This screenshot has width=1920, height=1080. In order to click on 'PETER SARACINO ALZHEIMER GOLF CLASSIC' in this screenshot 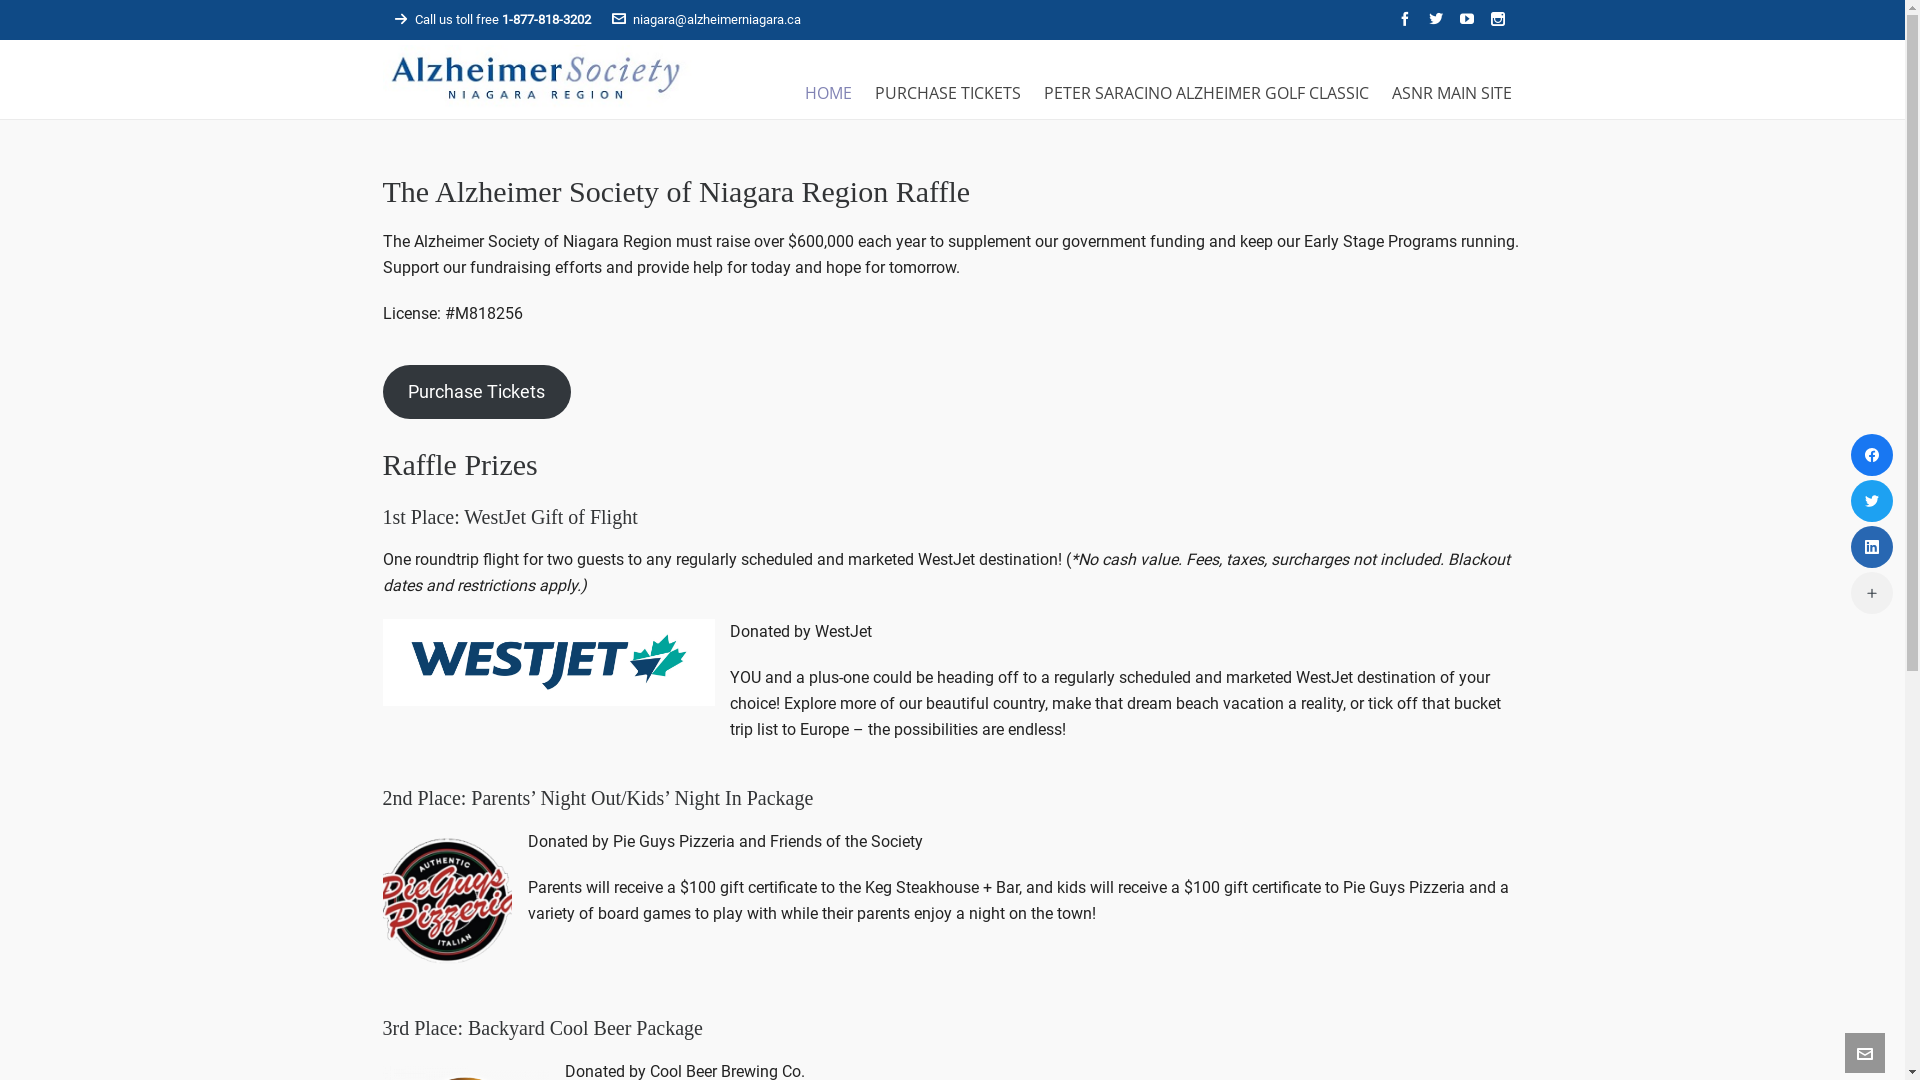, I will do `click(1204, 88)`.